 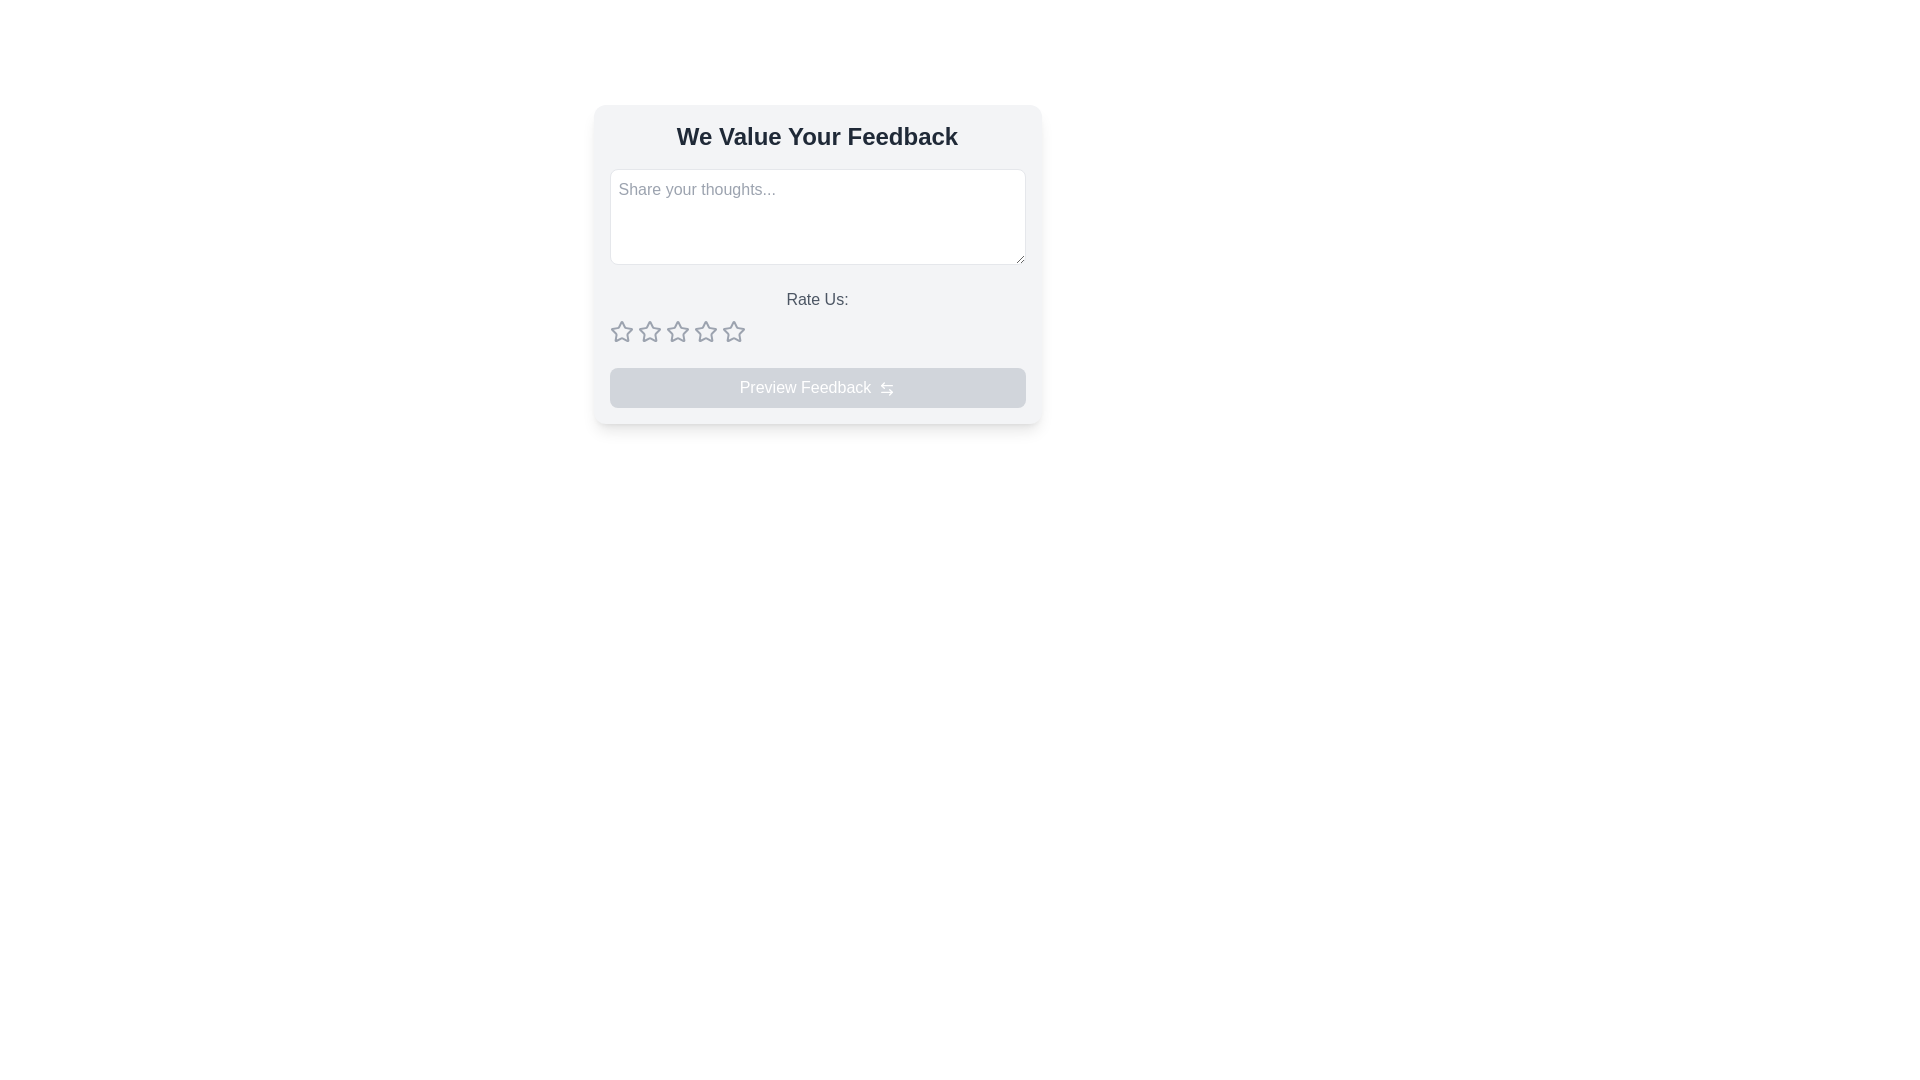 I want to click on the fifth star icon in the interactive rating star sequence, so click(x=732, y=330).